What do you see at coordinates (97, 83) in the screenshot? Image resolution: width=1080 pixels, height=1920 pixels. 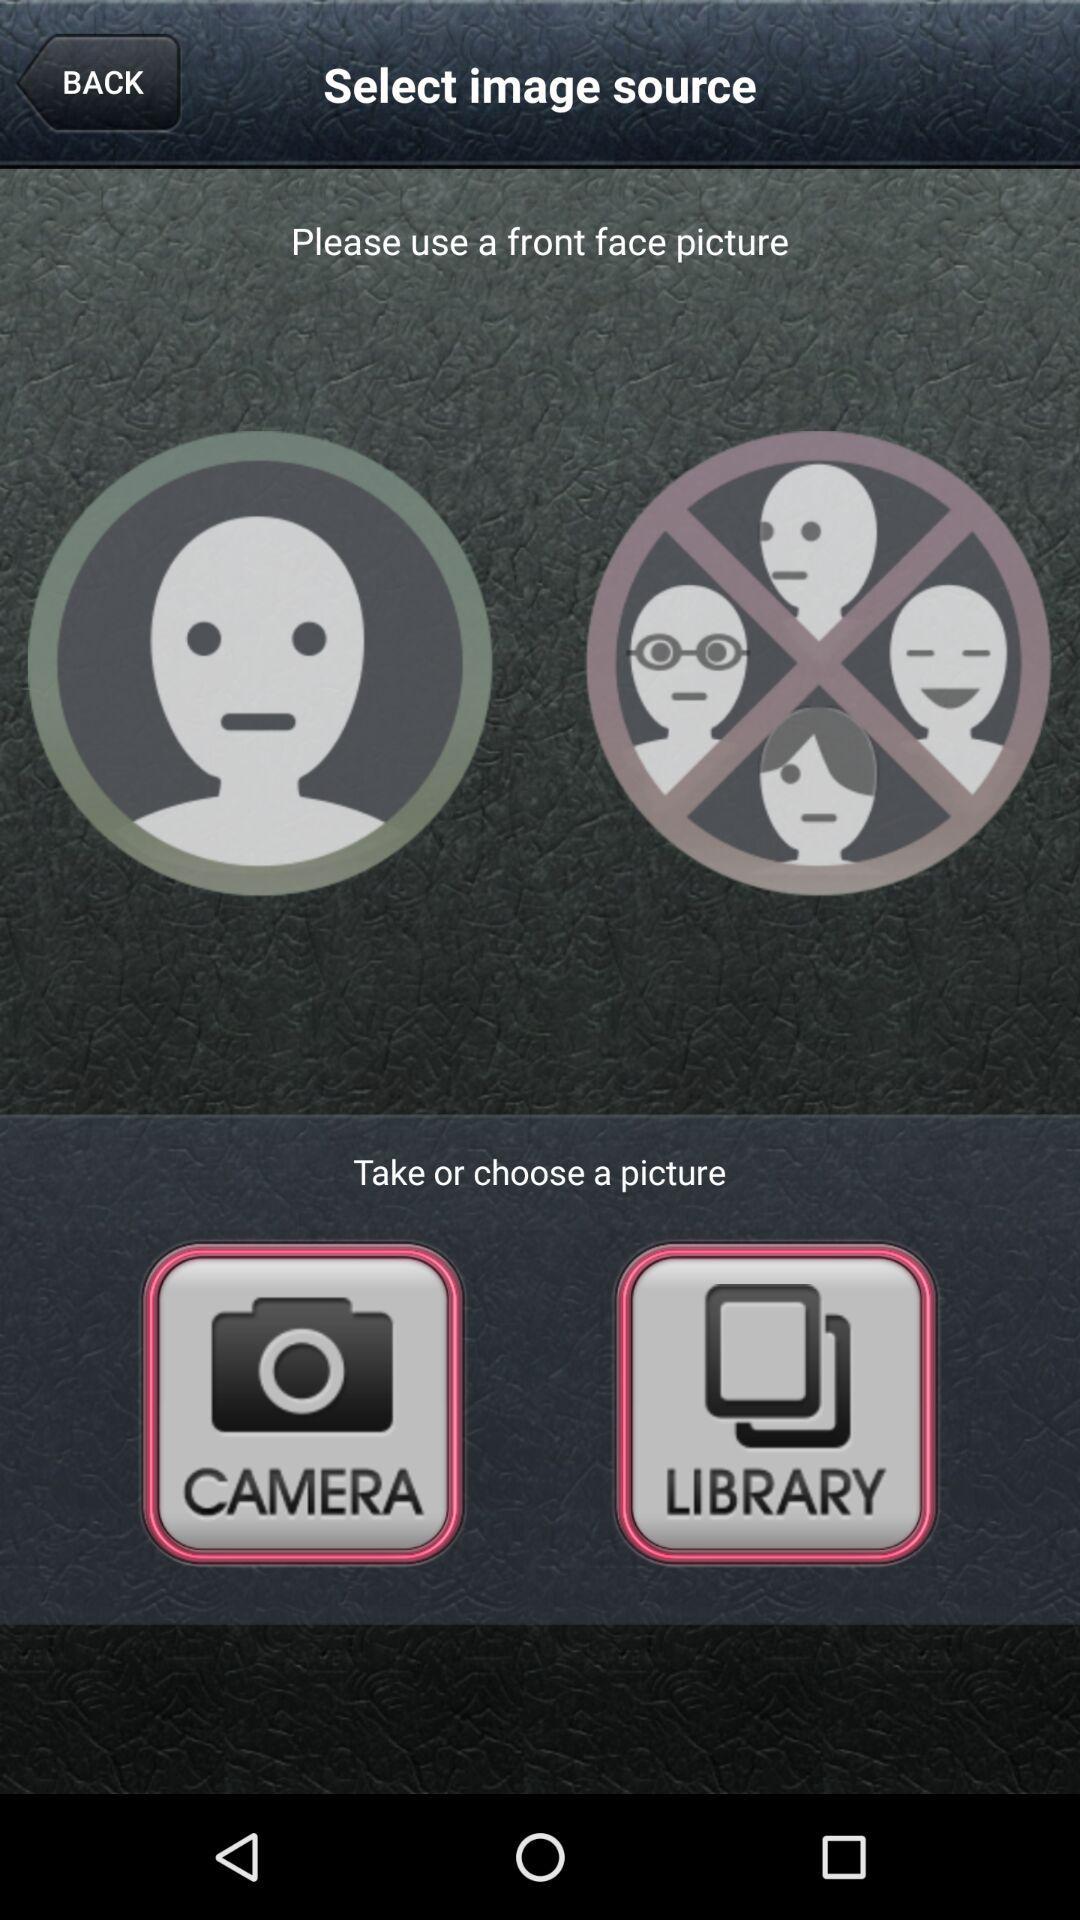 I see `icon to the left of the select image source app` at bounding box center [97, 83].